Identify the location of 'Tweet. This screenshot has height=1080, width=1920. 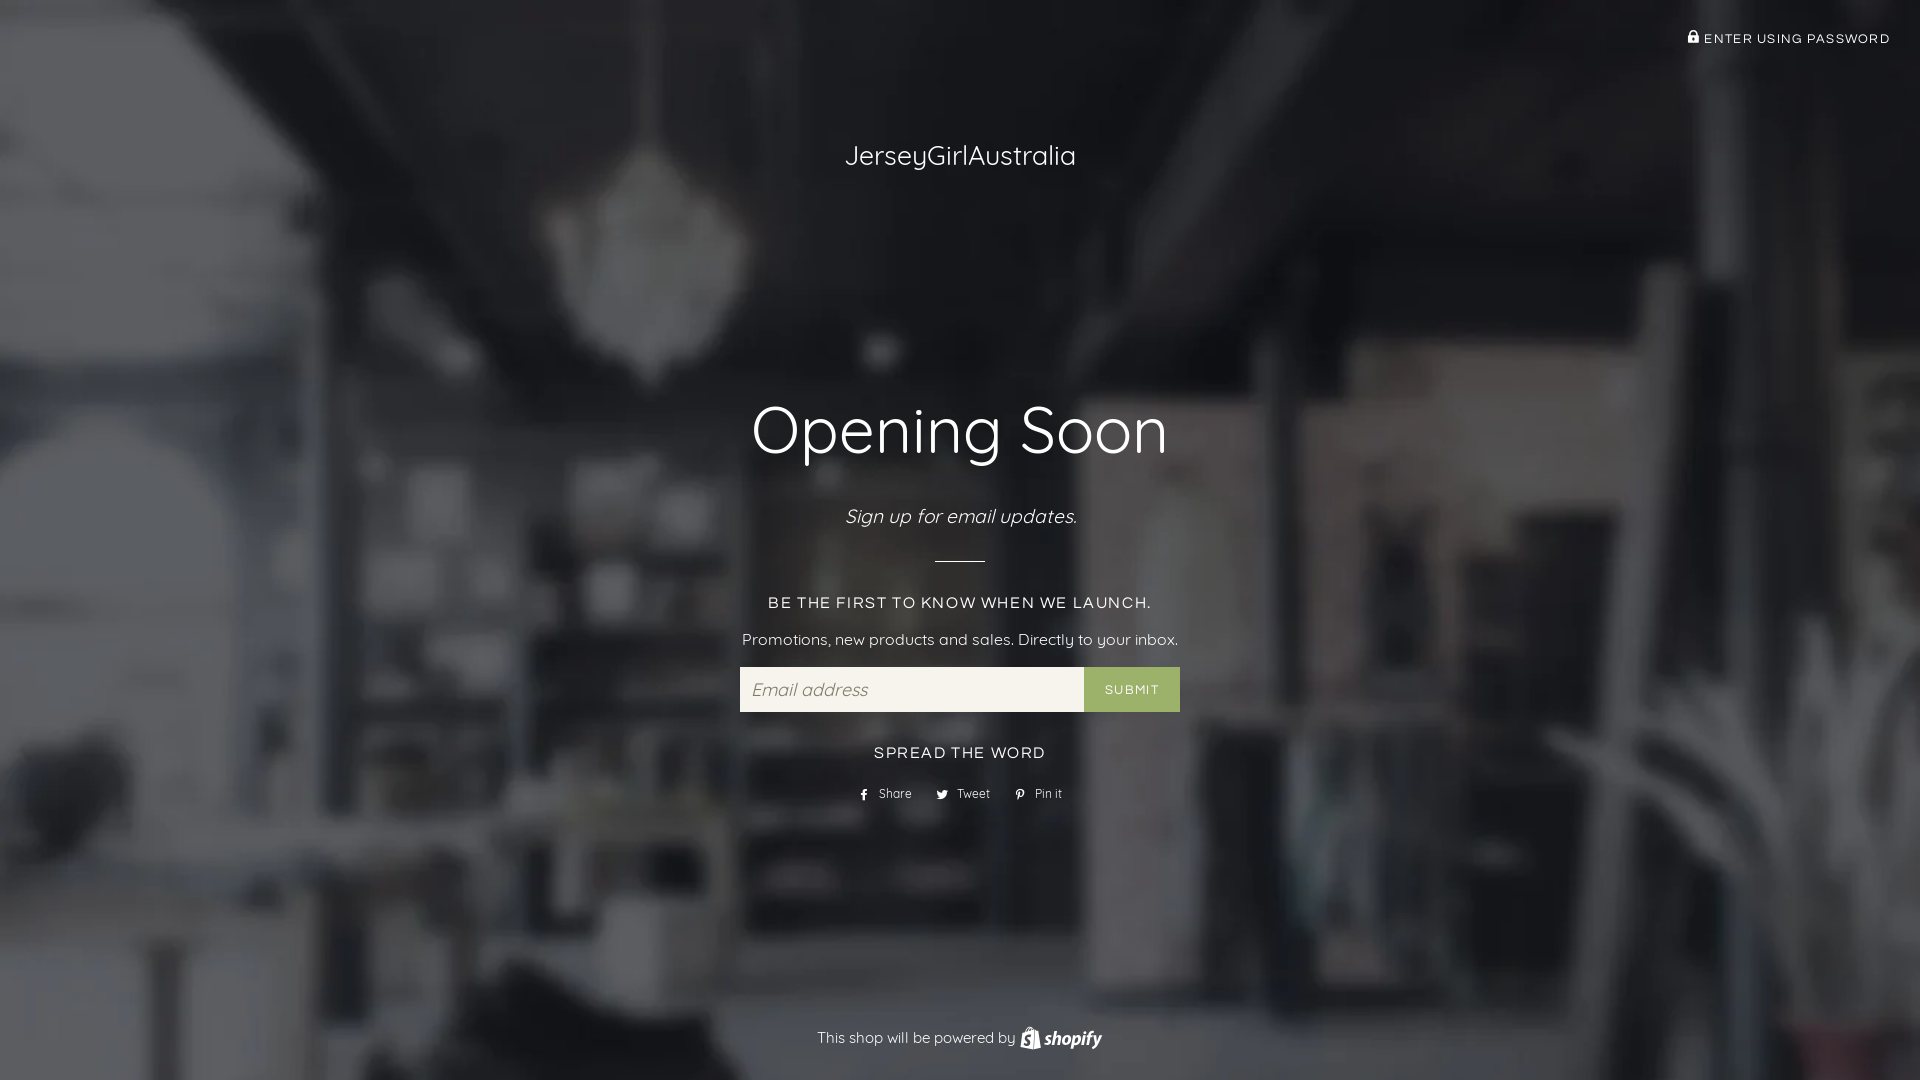
(963, 793).